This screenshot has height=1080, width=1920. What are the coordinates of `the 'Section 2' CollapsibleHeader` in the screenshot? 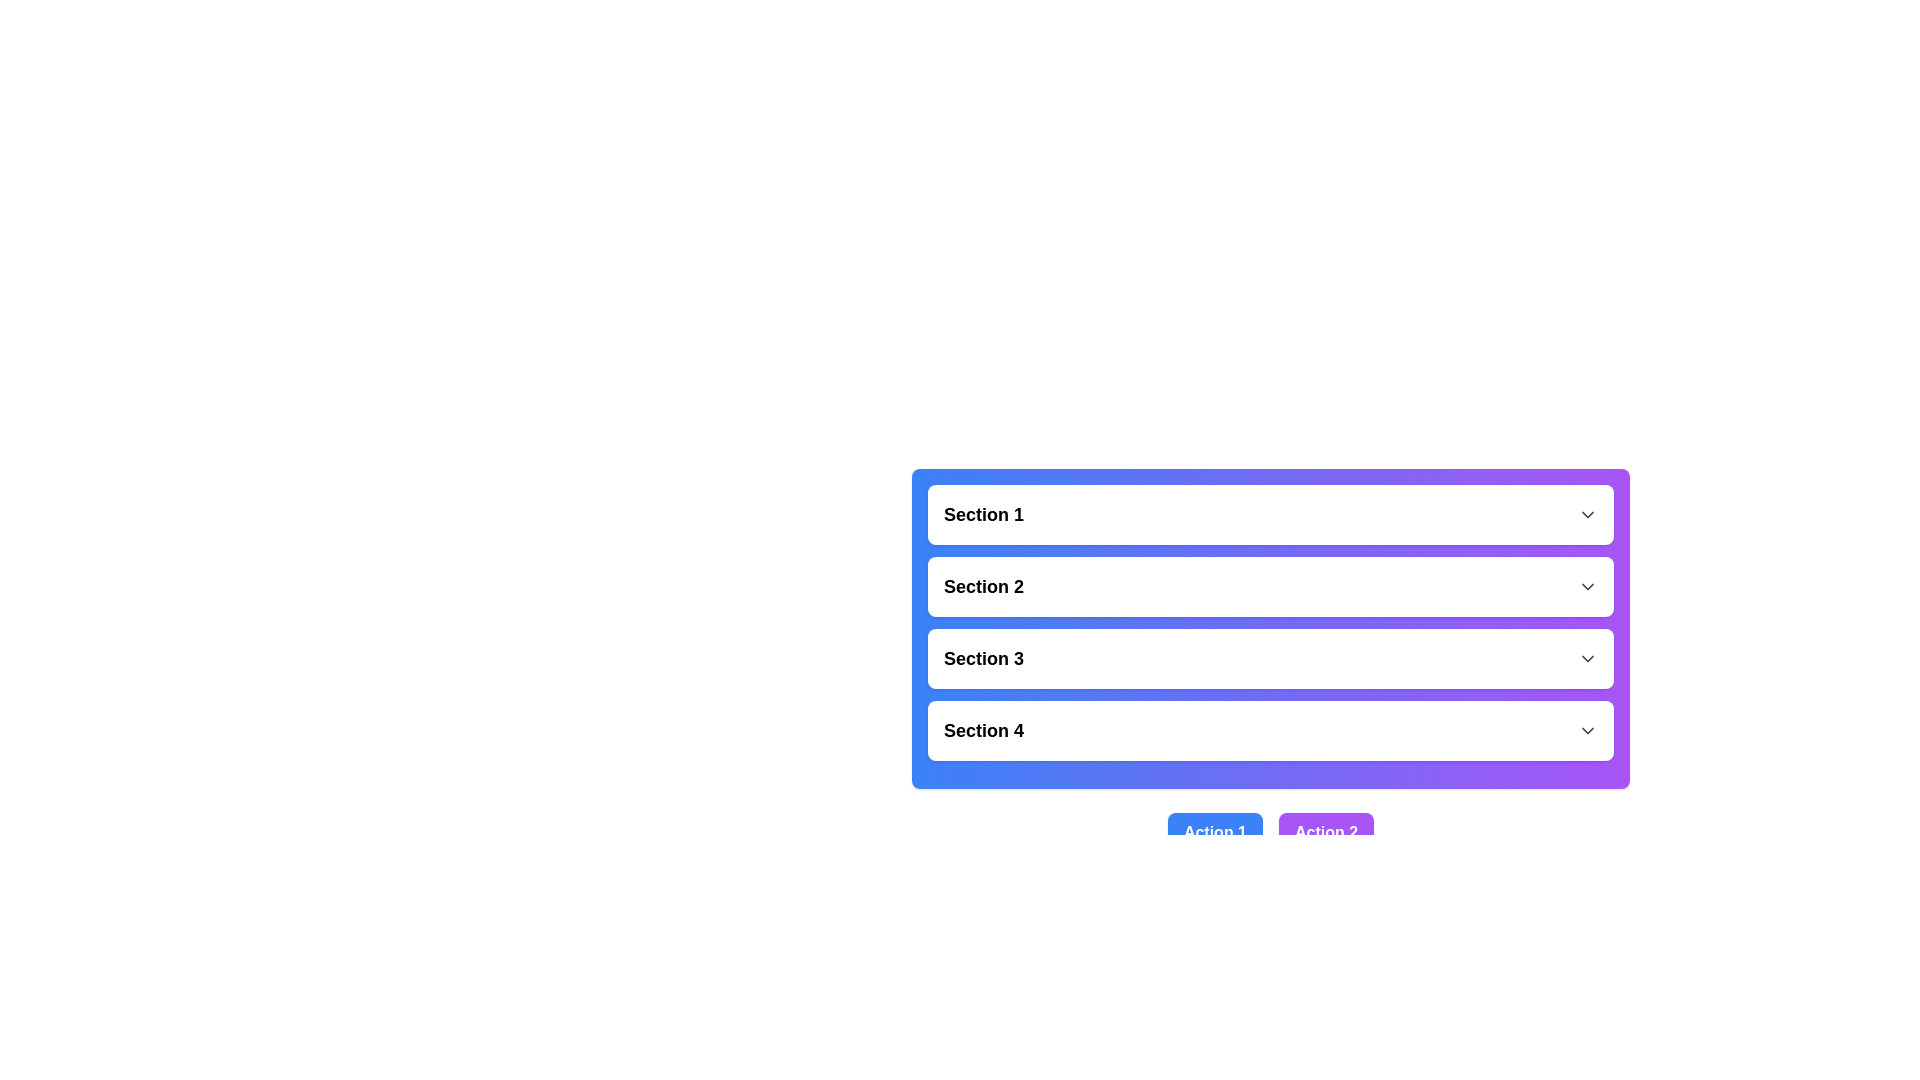 It's located at (1270, 585).